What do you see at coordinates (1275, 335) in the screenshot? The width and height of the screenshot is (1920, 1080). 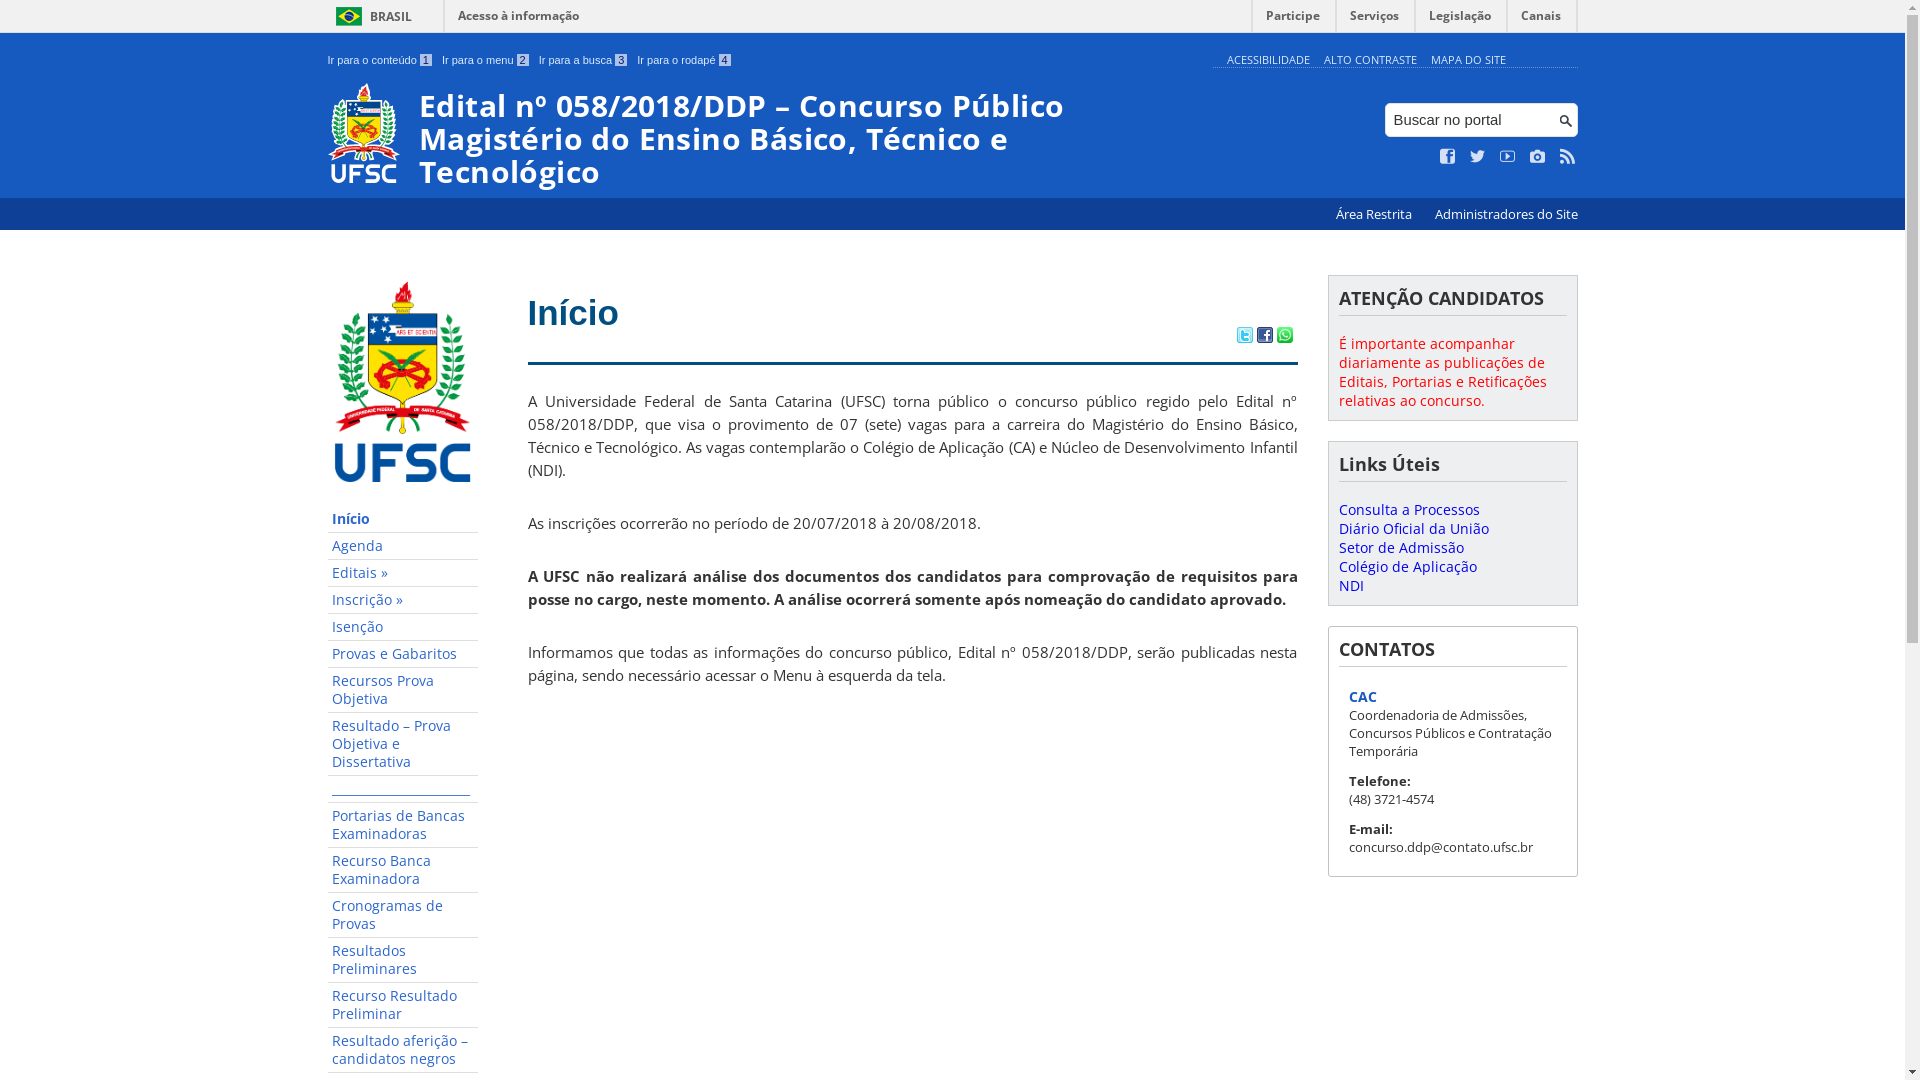 I see `'Compartilhar no WhatsApp'` at bounding box center [1275, 335].